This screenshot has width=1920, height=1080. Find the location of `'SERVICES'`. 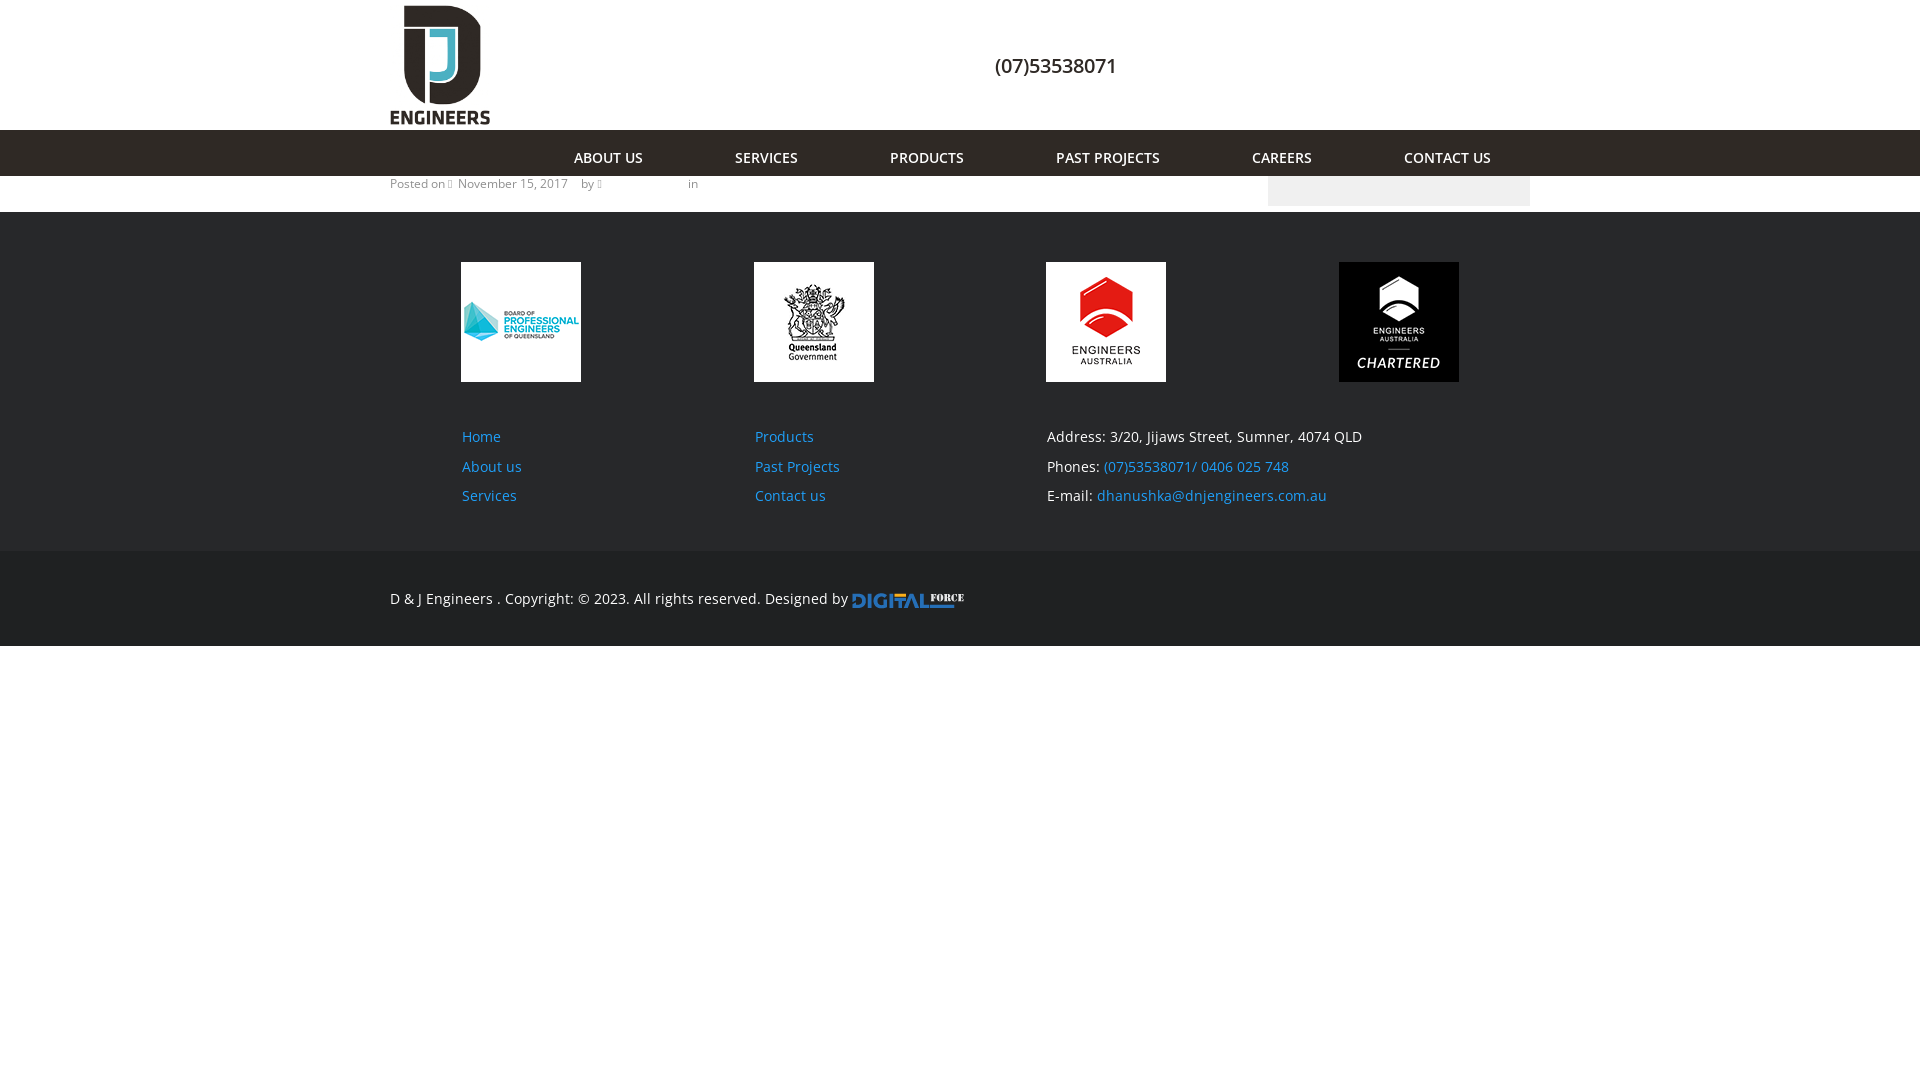

'SERVICES' is located at coordinates (723, 152).